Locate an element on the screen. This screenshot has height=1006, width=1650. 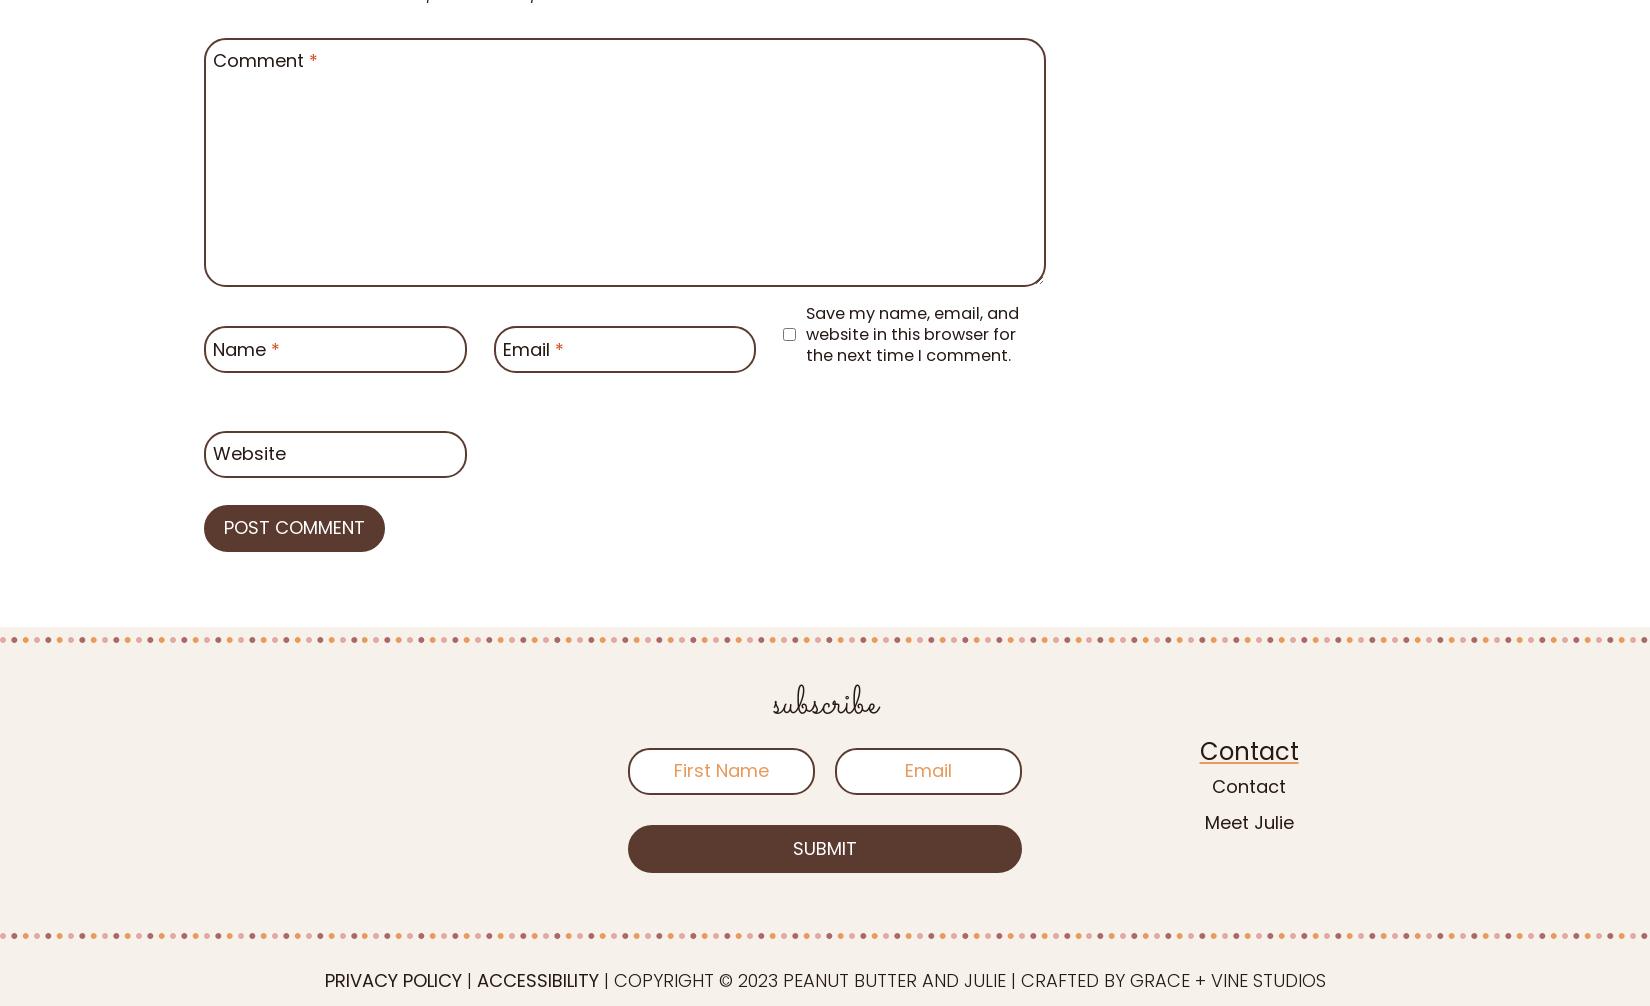
'| Copyright © 2023 Peanut Butter and Julie | Crafted by Grace + Vine Studios' is located at coordinates (596, 978).